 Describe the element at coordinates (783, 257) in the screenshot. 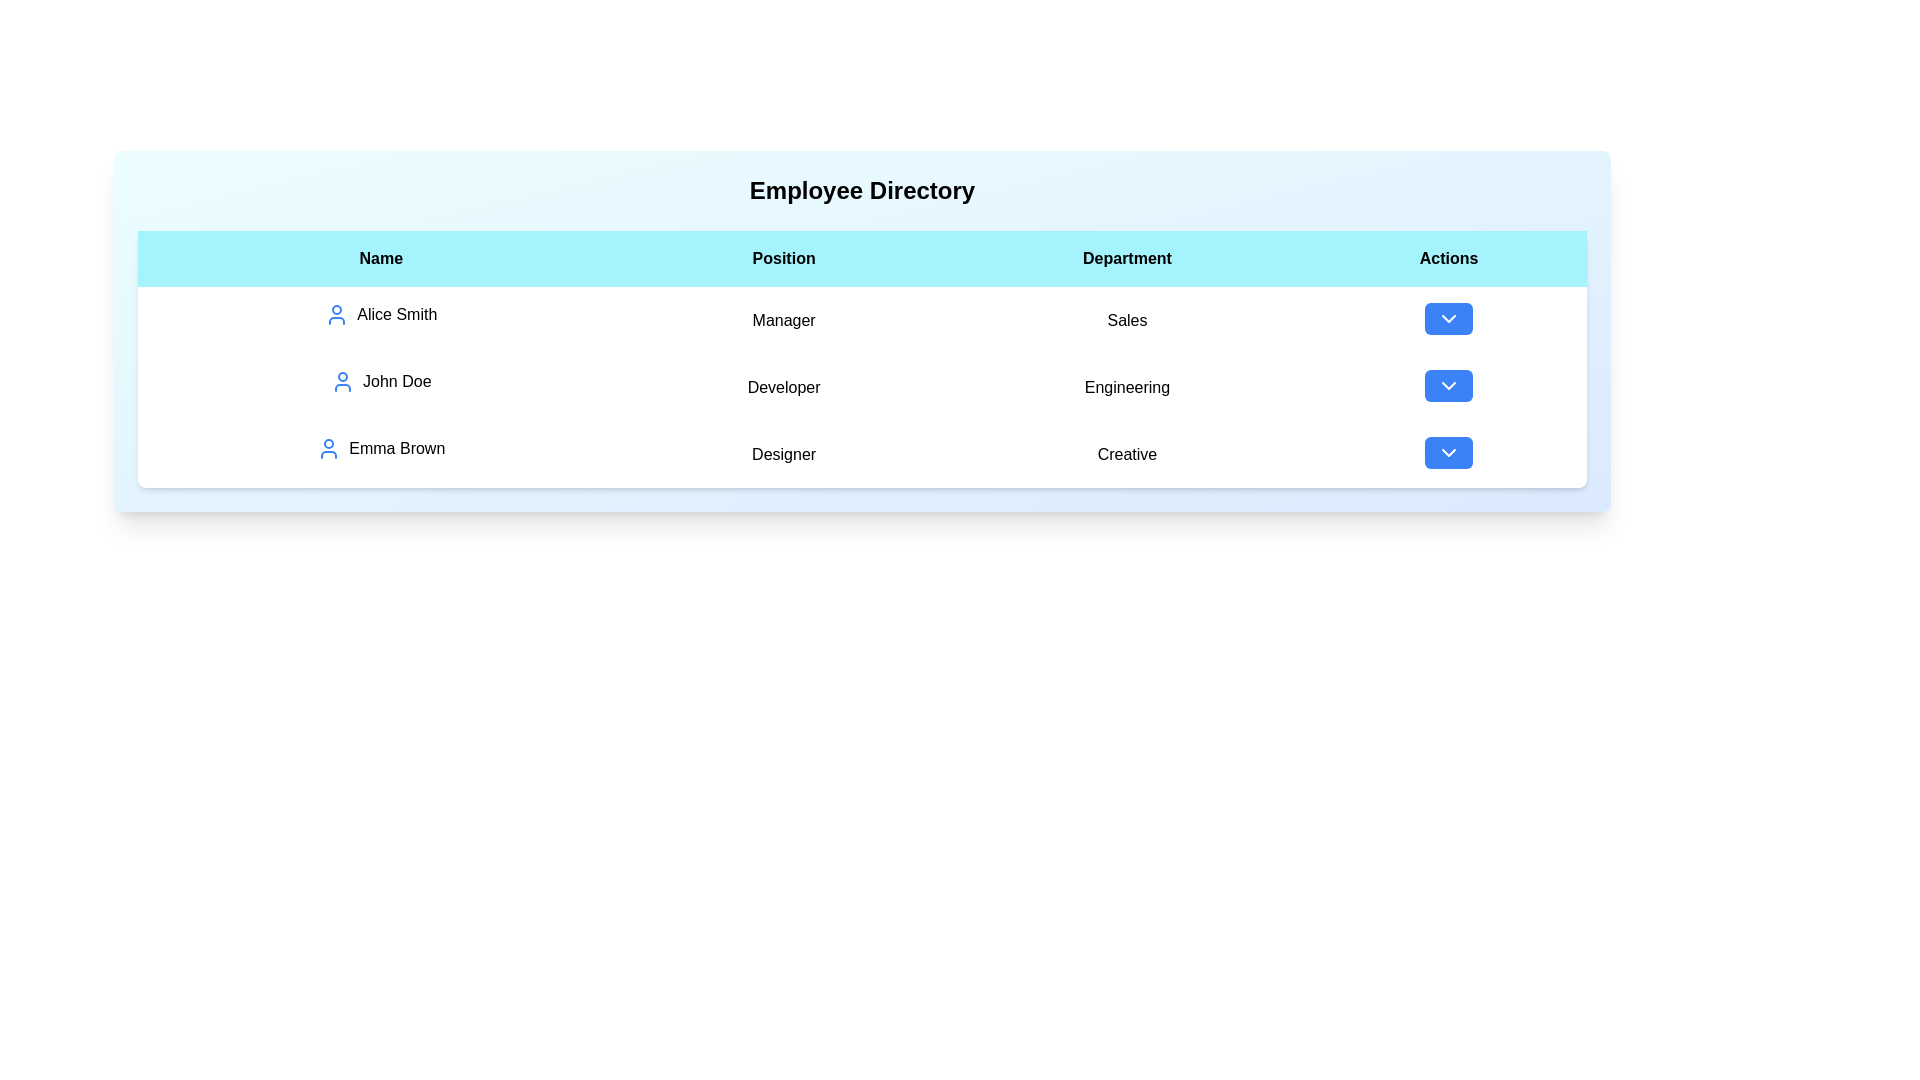

I see `the 'Position' column header in the table that indicates the type of data displayed in the cells below` at that location.